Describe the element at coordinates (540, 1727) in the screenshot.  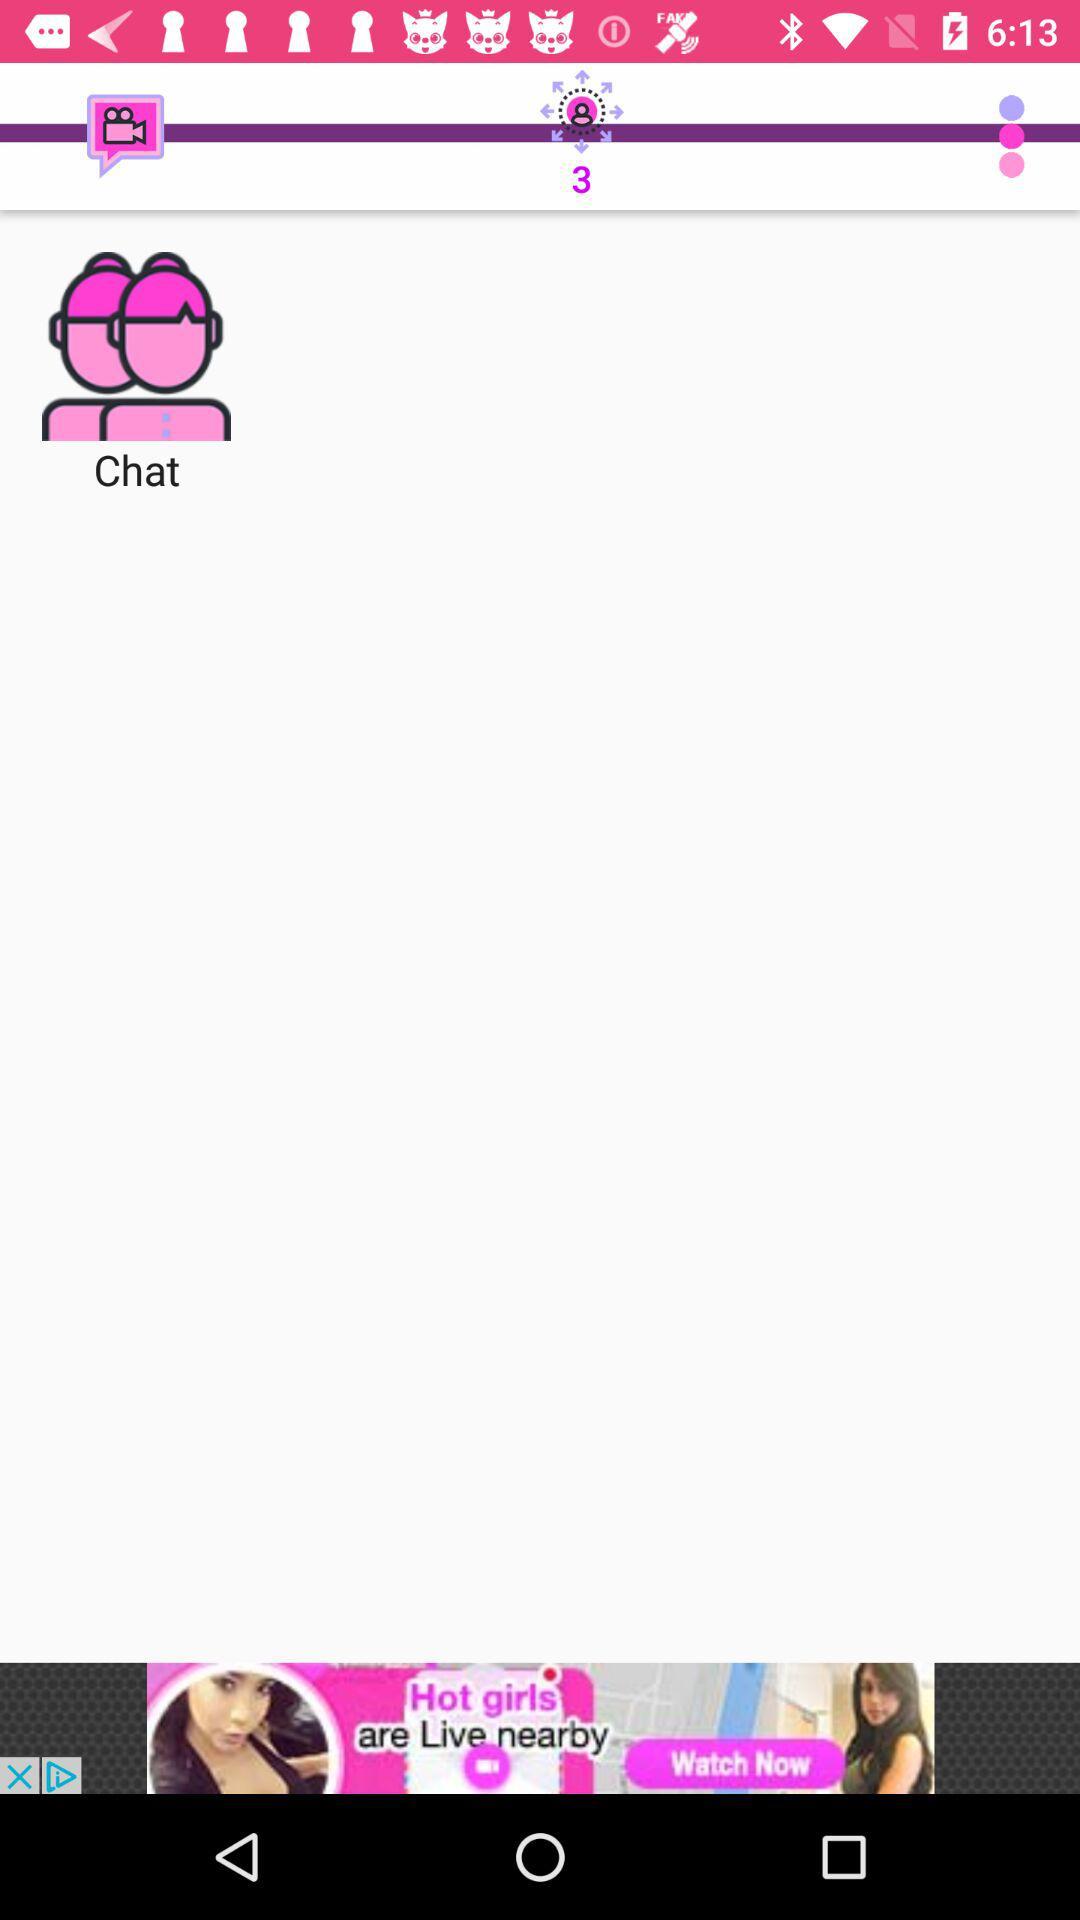
I see `opens an advertisement` at that location.